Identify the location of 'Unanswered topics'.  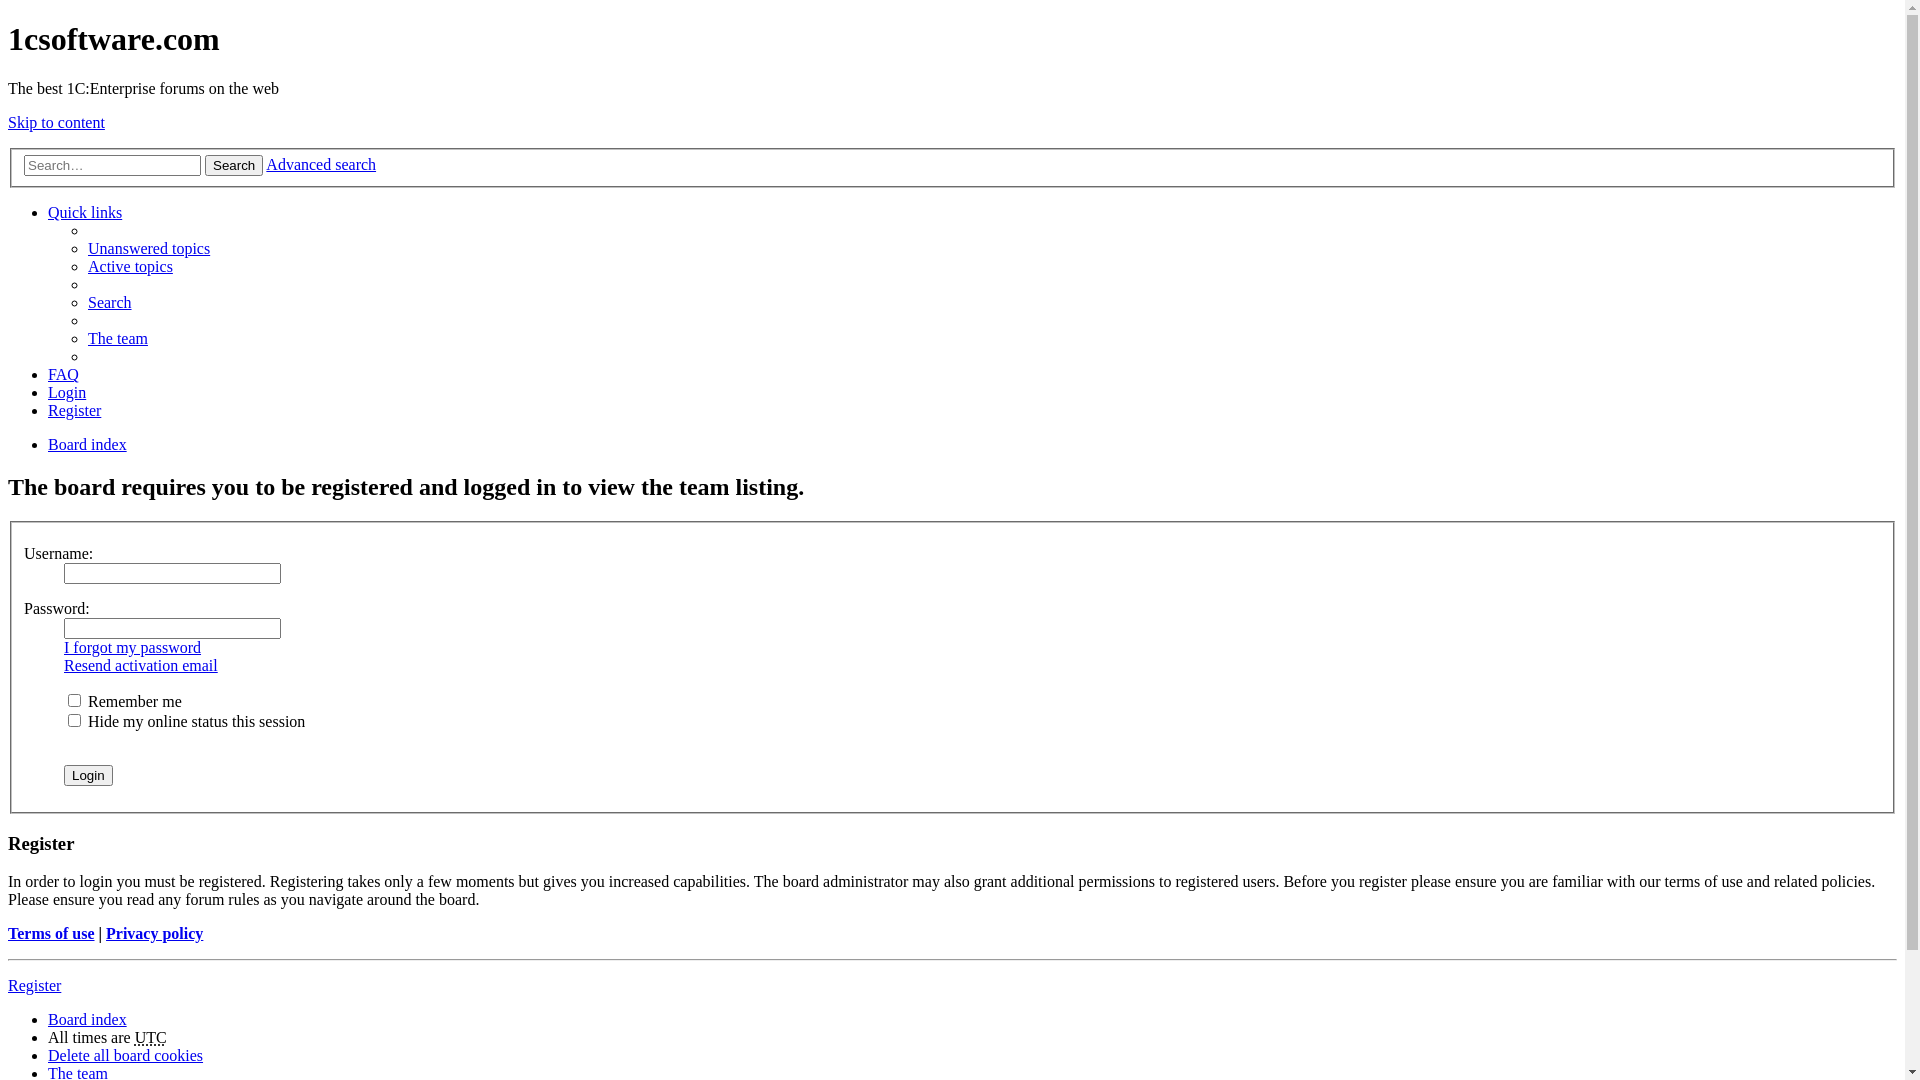
(147, 247).